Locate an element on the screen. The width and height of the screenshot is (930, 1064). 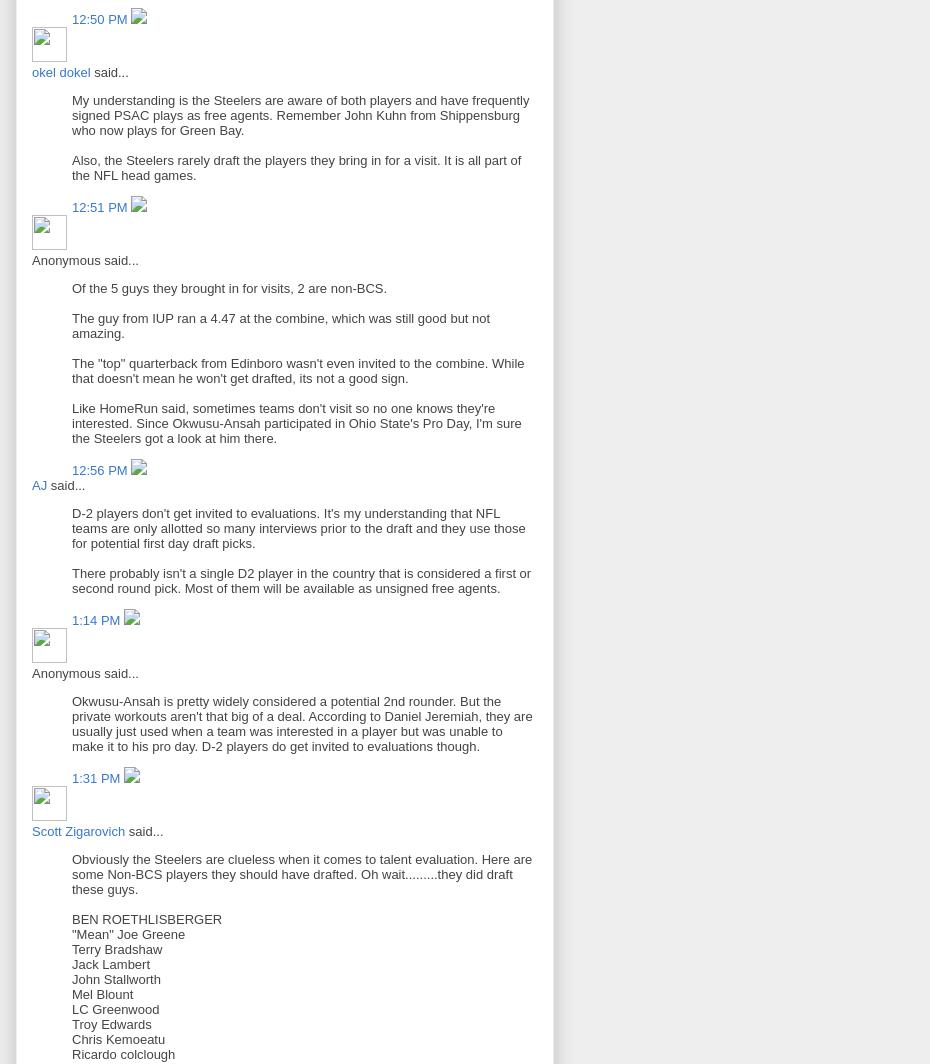
'The "top" quarterback from Edinboro wasn't even invited to the combine.  While that doesn't mean he won't get drafted, its not a good sign.' is located at coordinates (297, 371).